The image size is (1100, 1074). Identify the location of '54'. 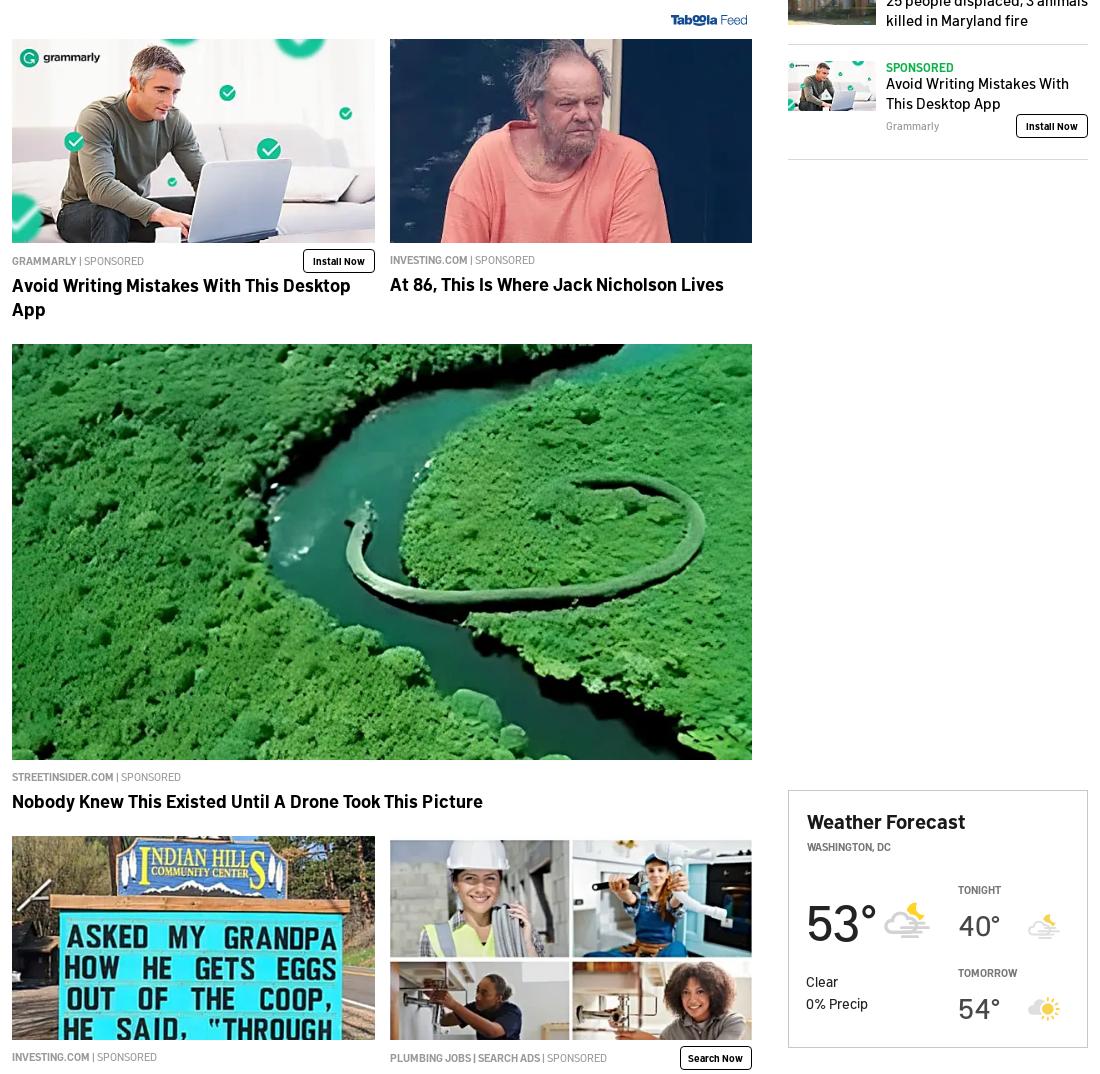
(973, 1005).